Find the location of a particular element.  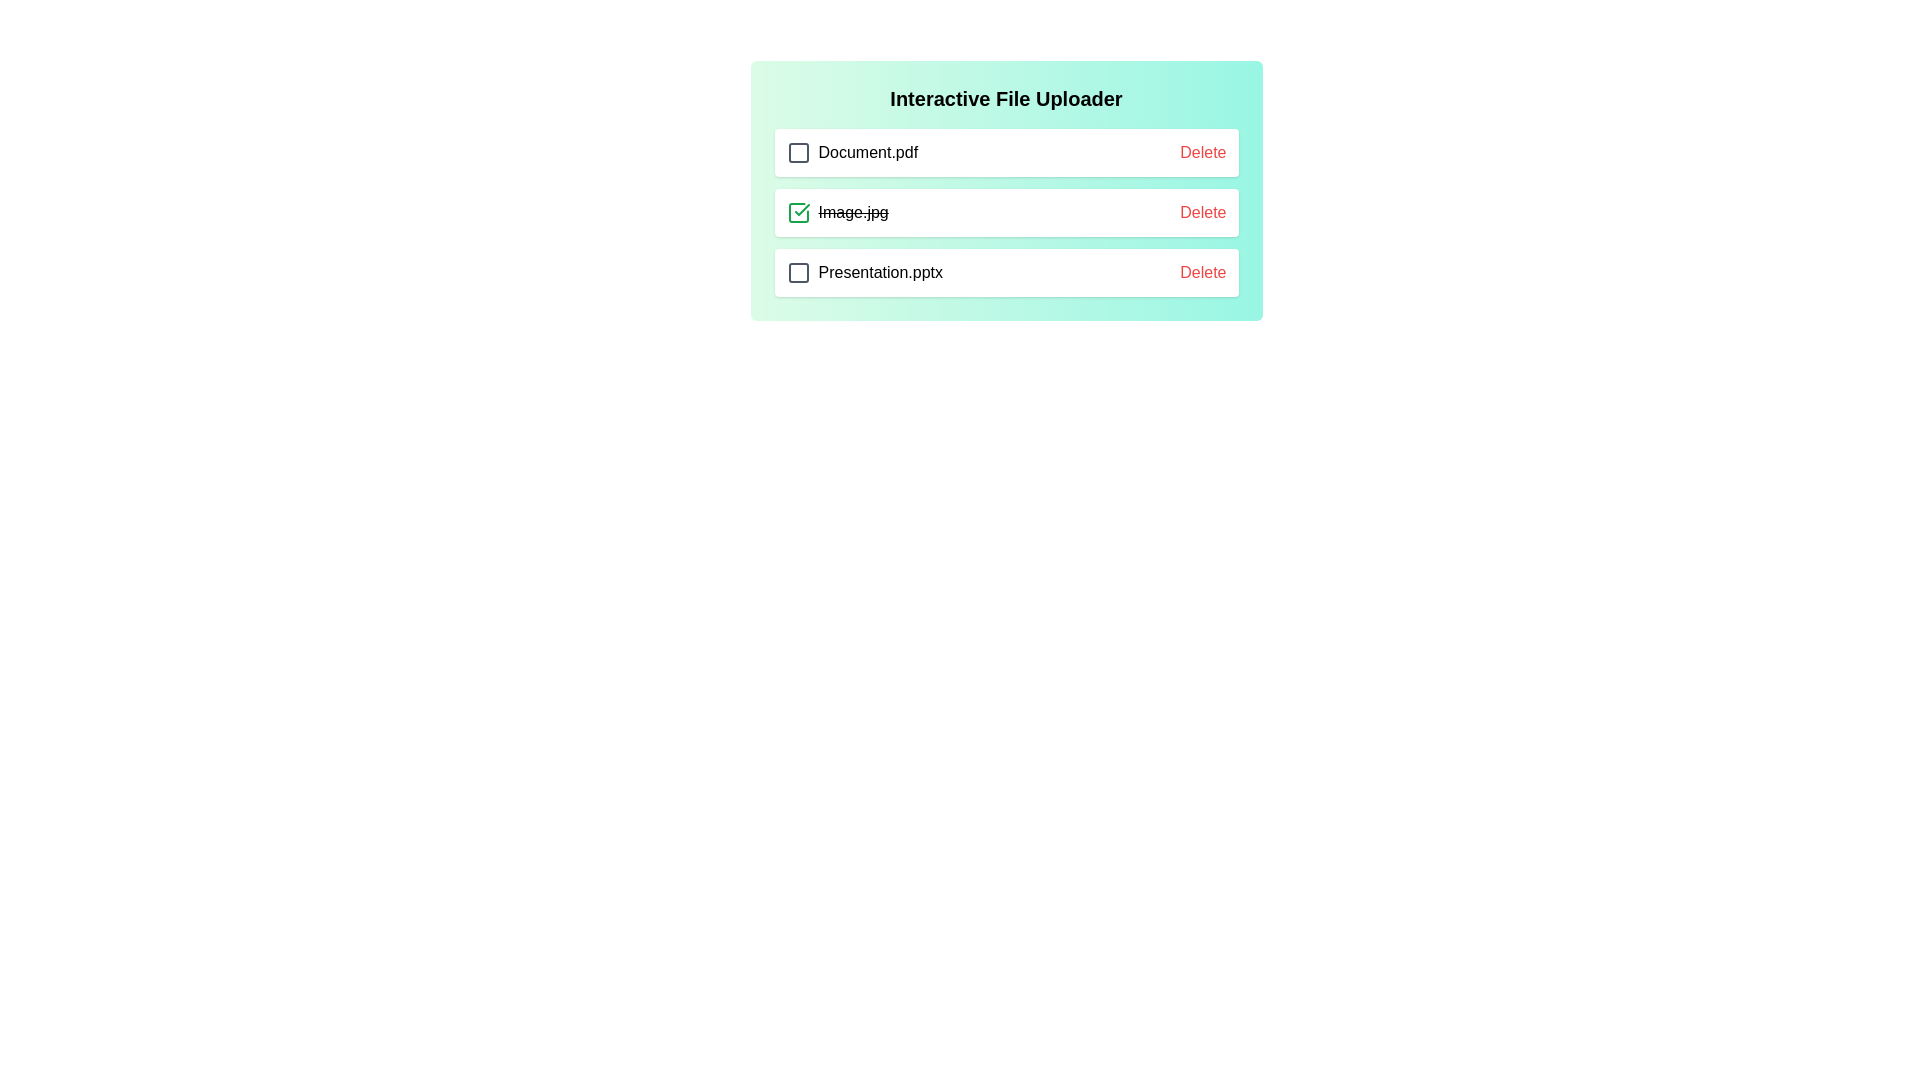

the checkbox for the file Presentation.pptx is located at coordinates (797, 273).